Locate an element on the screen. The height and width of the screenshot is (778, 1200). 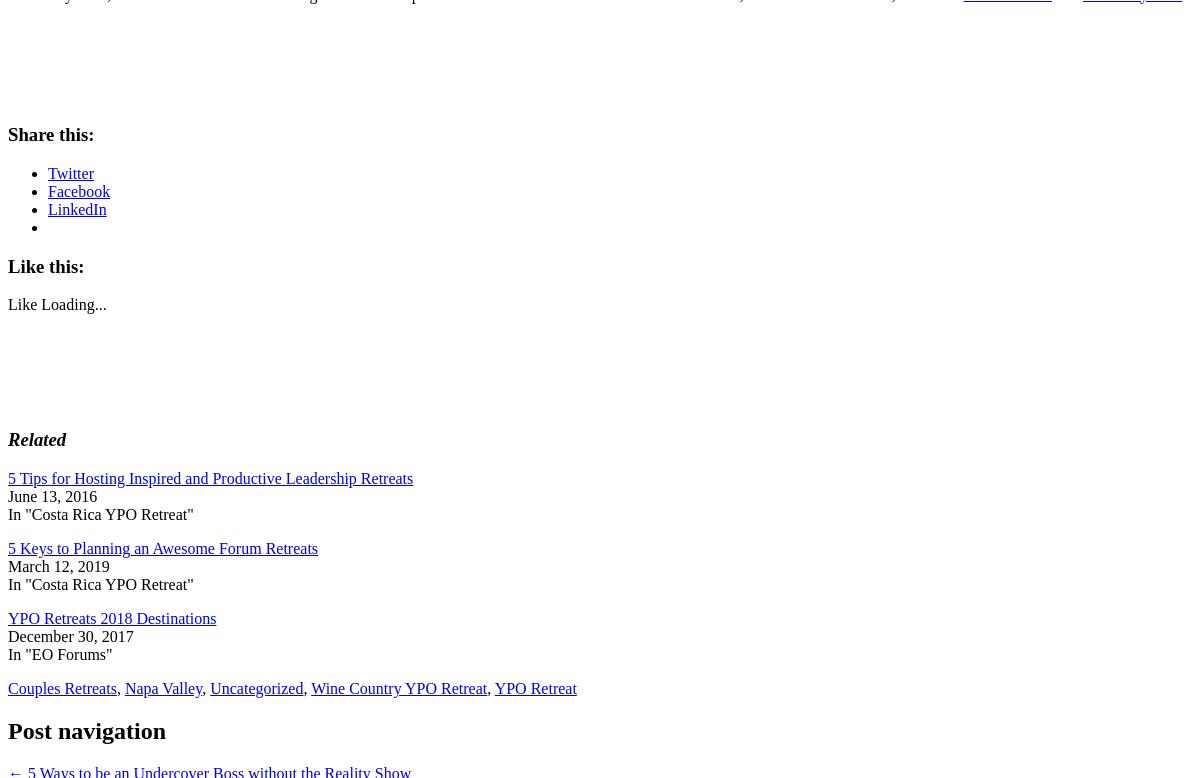
'YPO Retreat' is located at coordinates (493, 687).